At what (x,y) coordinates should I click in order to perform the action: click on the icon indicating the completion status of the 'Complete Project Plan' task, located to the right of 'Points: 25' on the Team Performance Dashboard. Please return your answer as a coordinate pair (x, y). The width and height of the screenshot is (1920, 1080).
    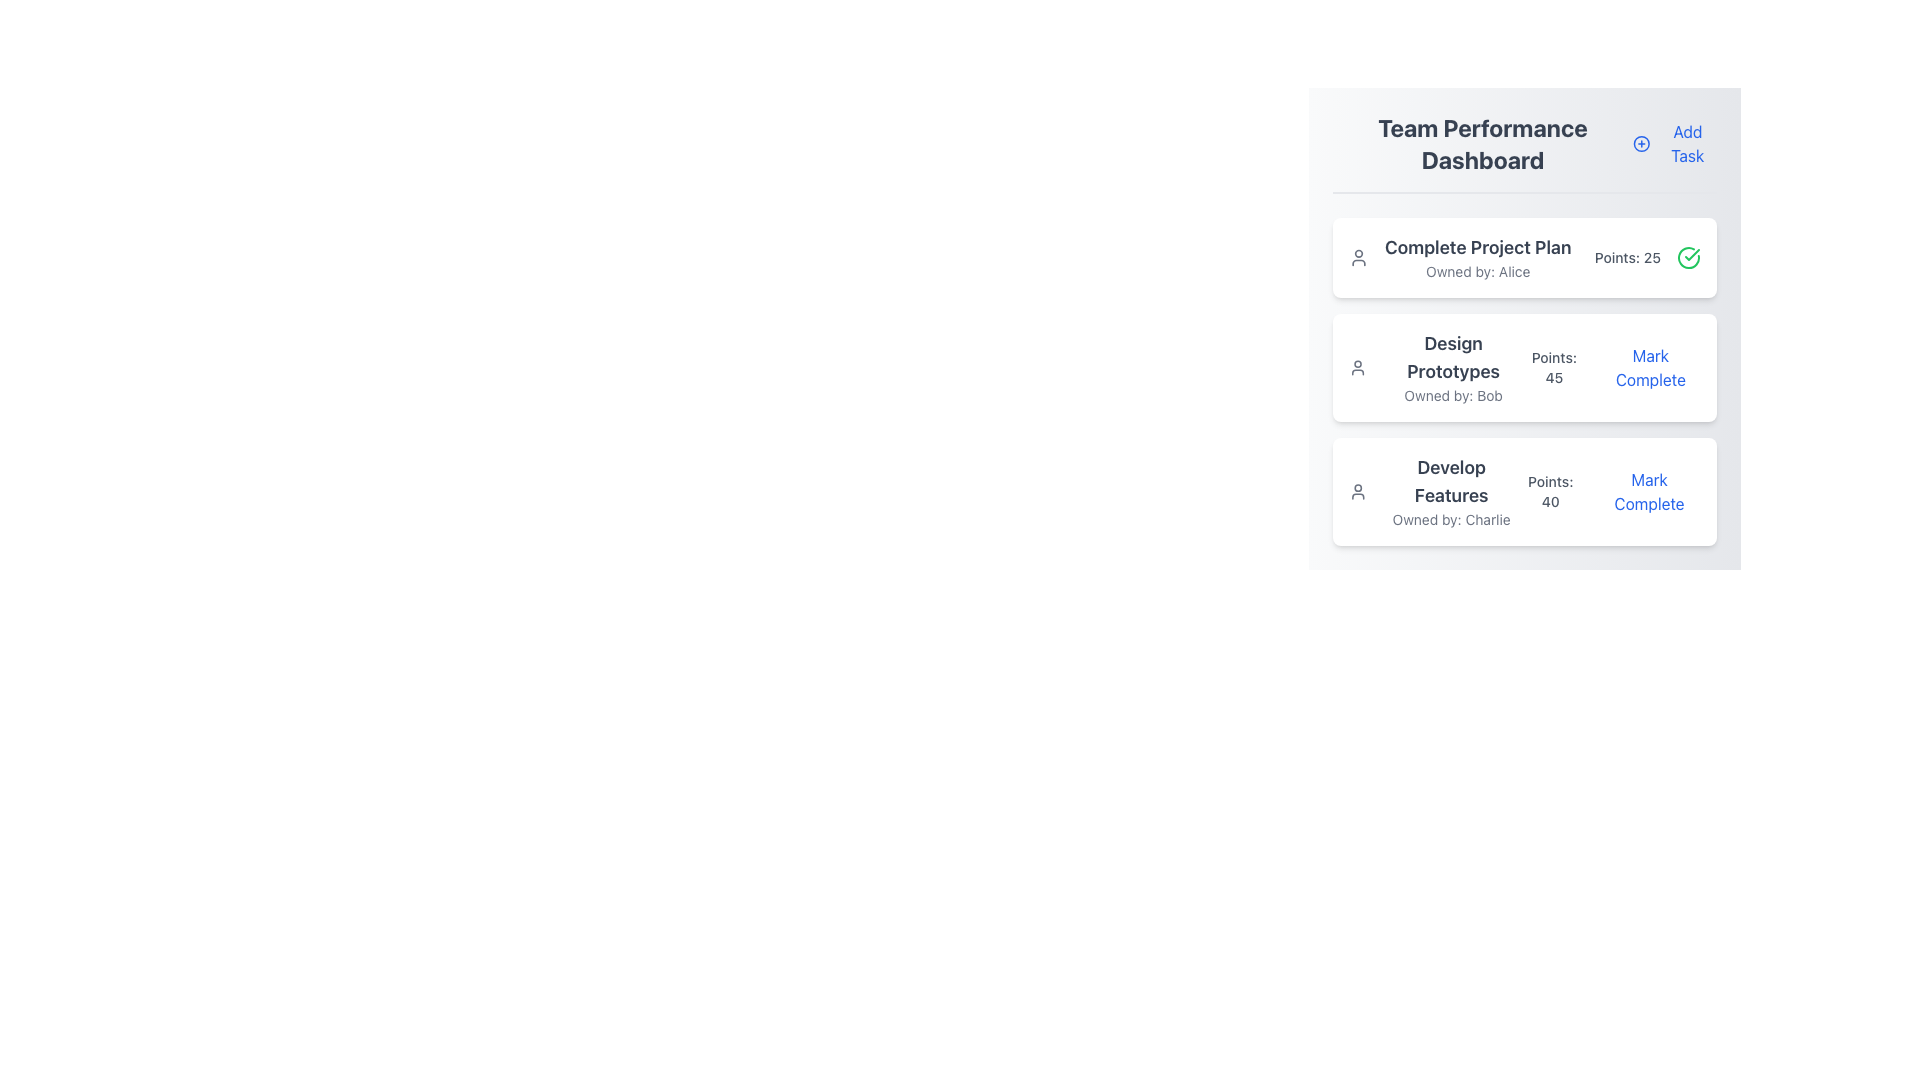
    Looking at the image, I should click on (1688, 257).